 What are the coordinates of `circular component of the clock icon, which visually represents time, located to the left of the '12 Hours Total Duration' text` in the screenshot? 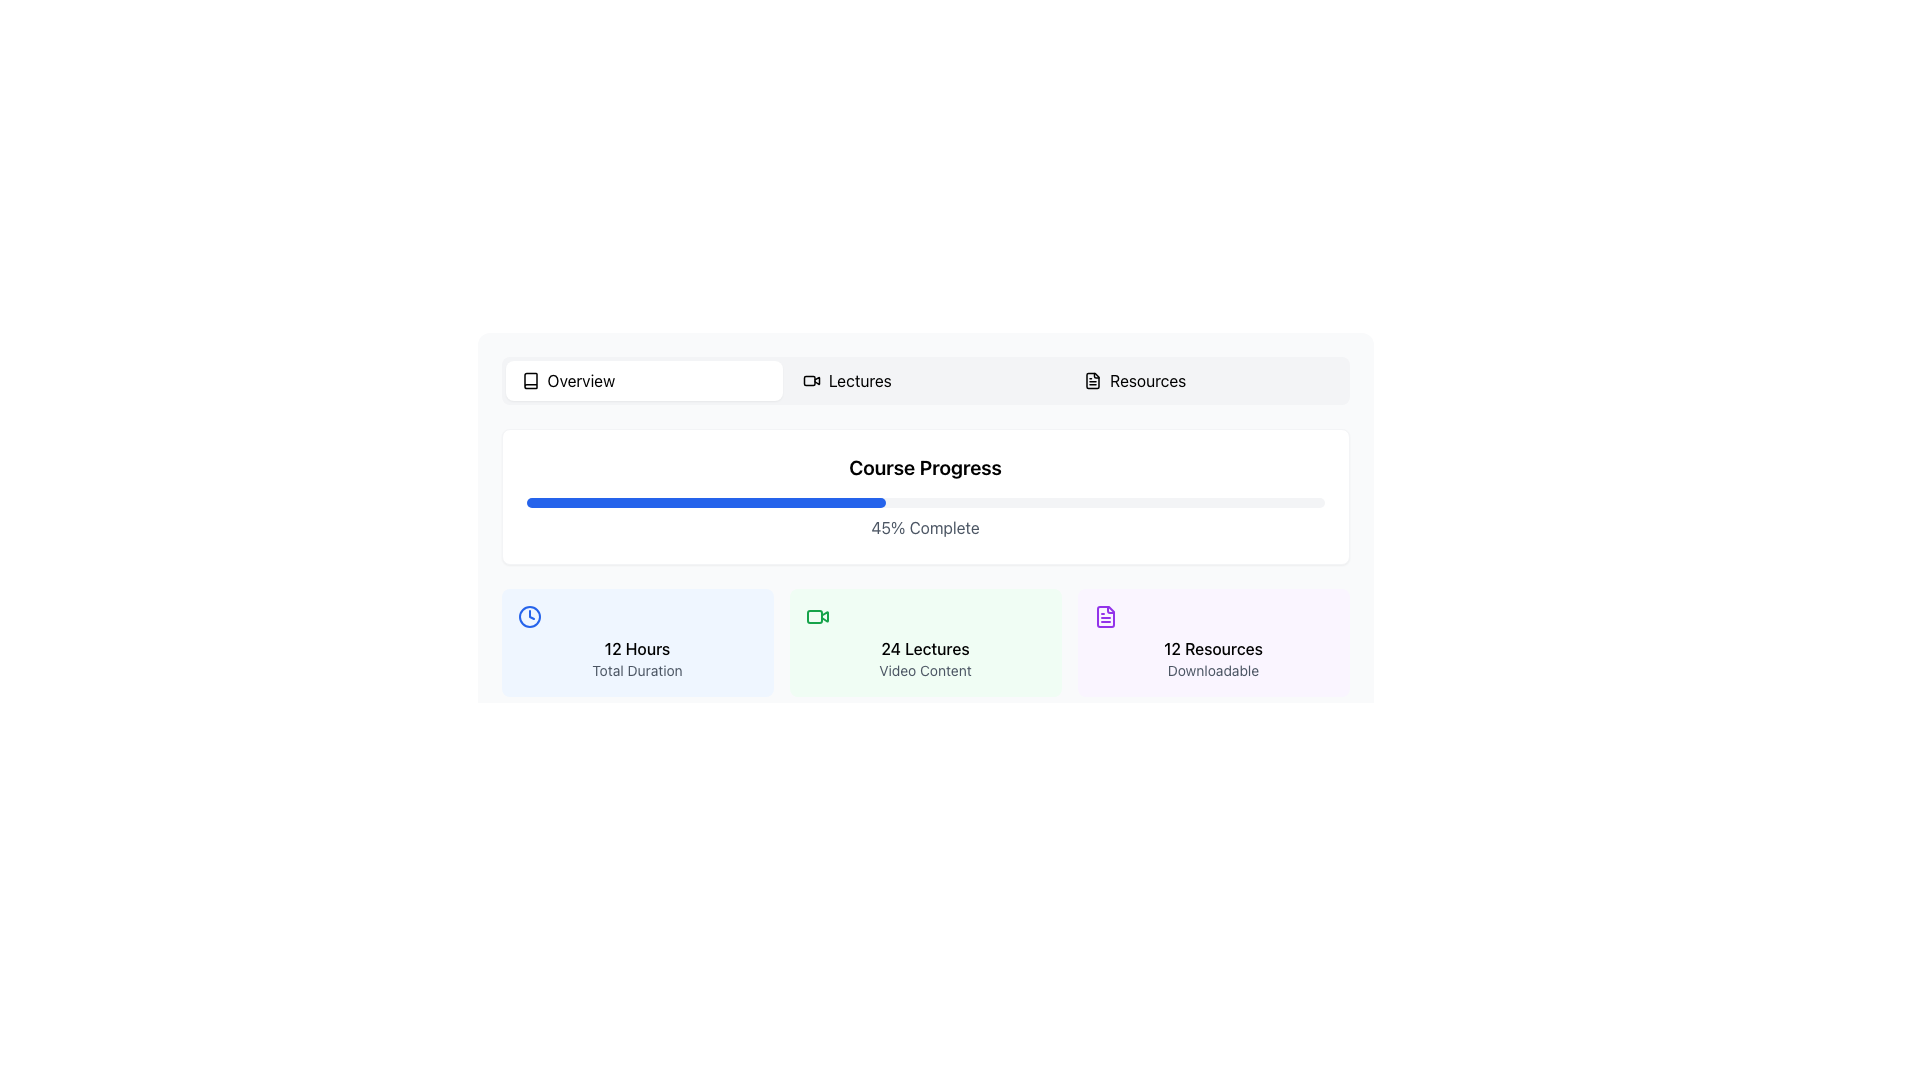 It's located at (529, 616).